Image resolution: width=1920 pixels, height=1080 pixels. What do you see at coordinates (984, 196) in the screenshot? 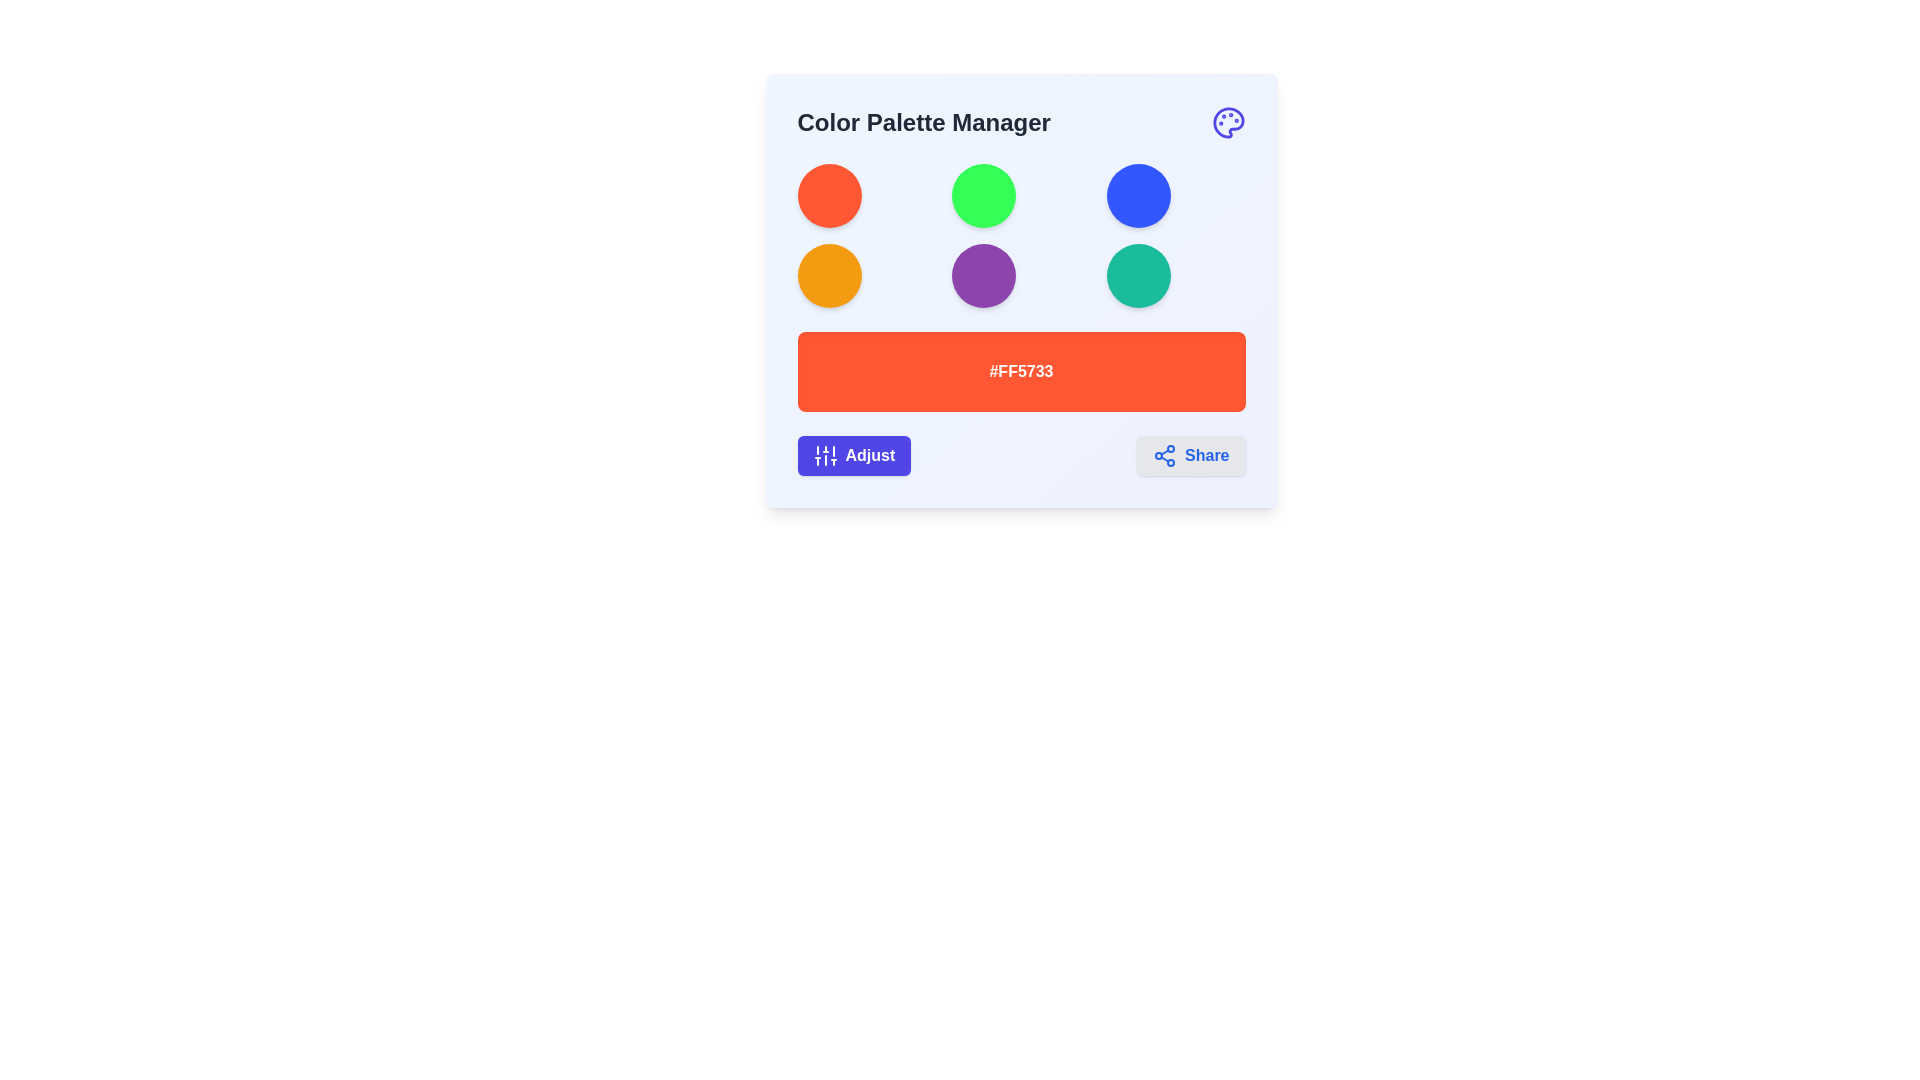
I see `the vibrant green interactive circle button located in the second column of the first row of the grid` at bounding box center [984, 196].